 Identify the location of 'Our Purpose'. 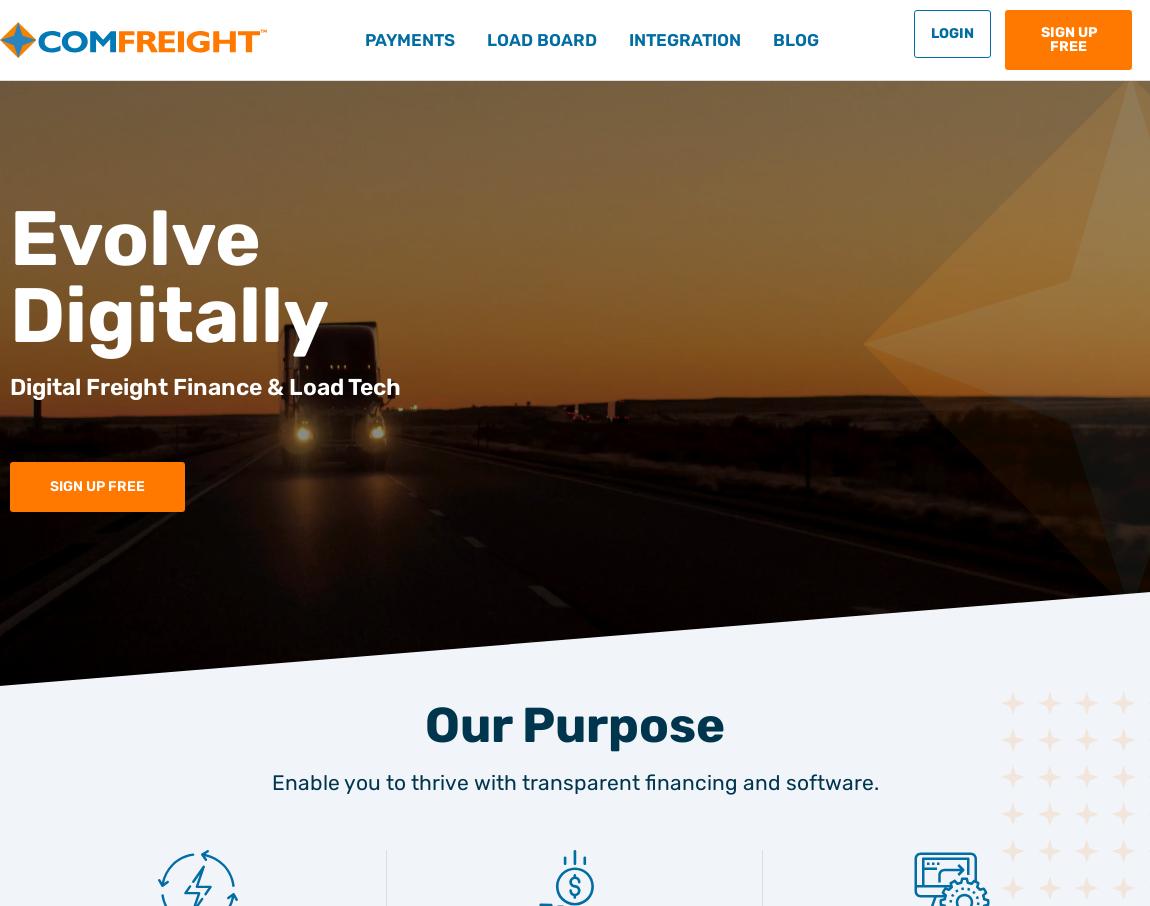
(575, 724).